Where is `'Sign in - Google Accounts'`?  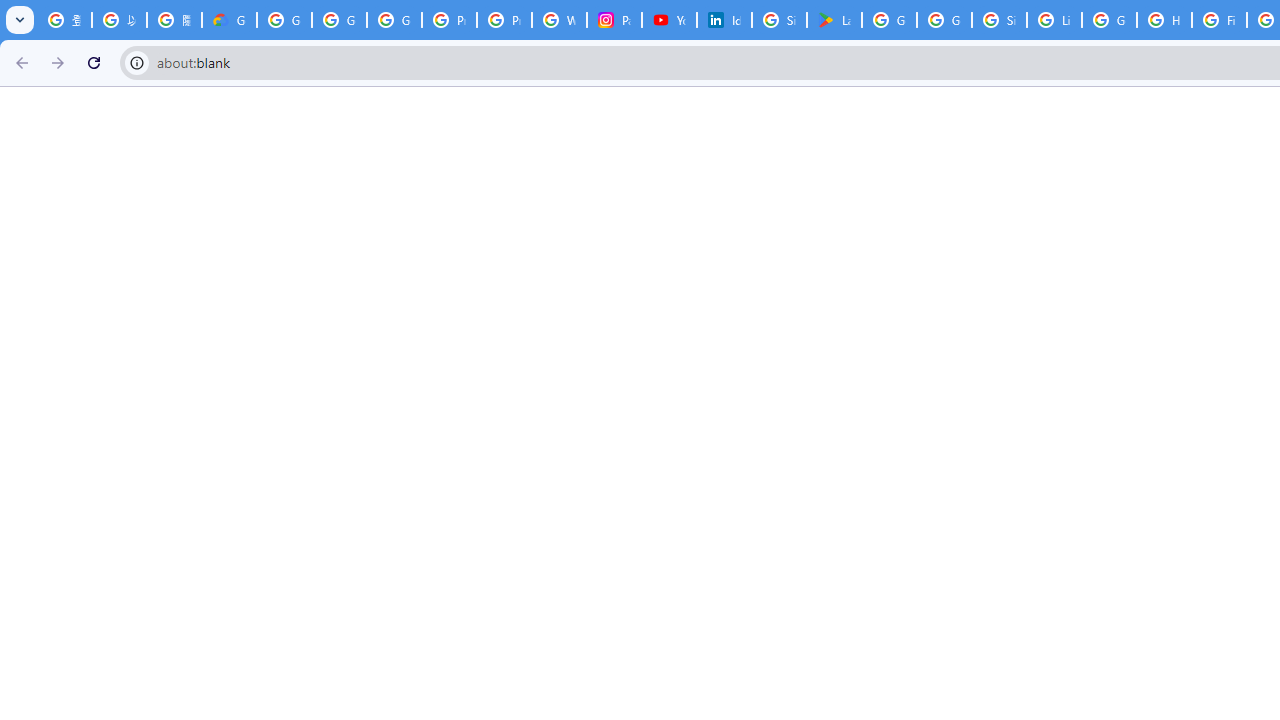 'Sign in - Google Accounts' is located at coordinates (999, 20).